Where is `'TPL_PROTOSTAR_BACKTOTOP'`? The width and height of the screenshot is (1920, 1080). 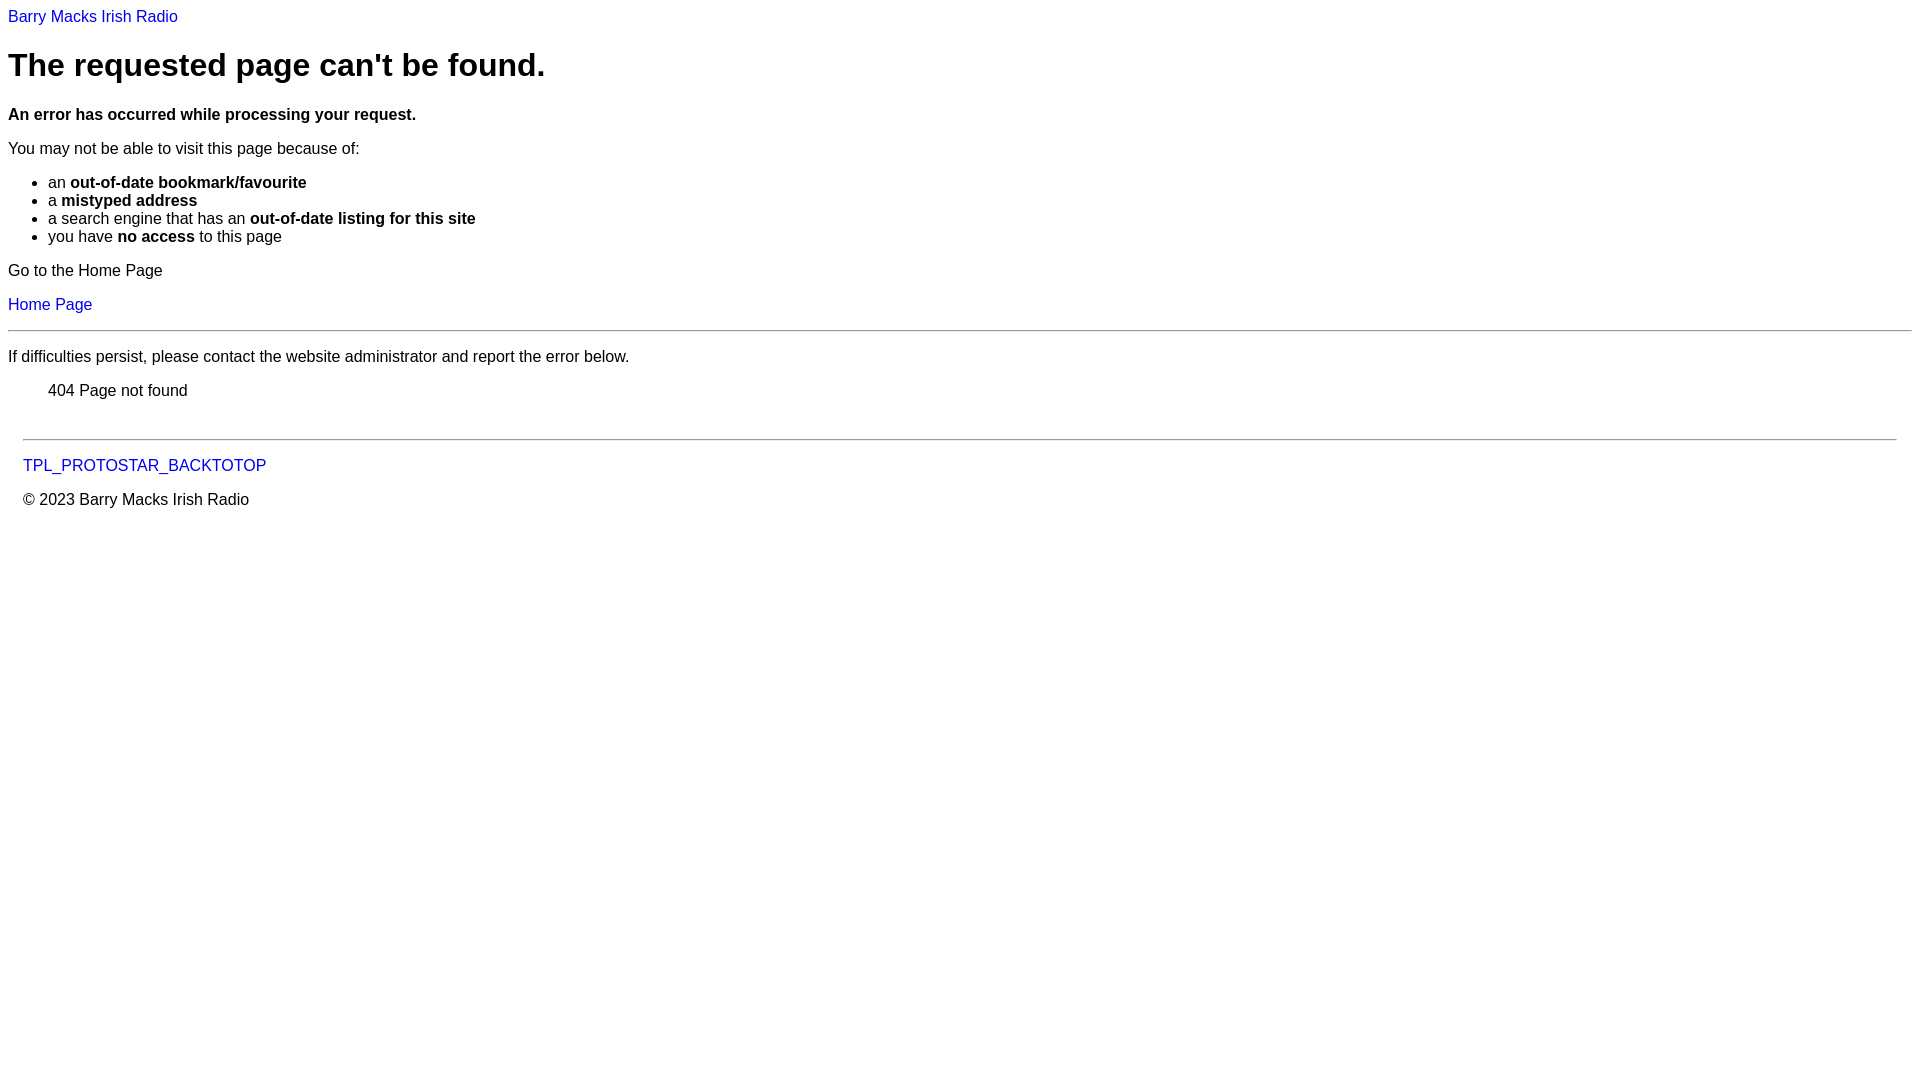 'TPL_PROTOSTAR_BACKTOTOP' is located at coordinates (143, 465).